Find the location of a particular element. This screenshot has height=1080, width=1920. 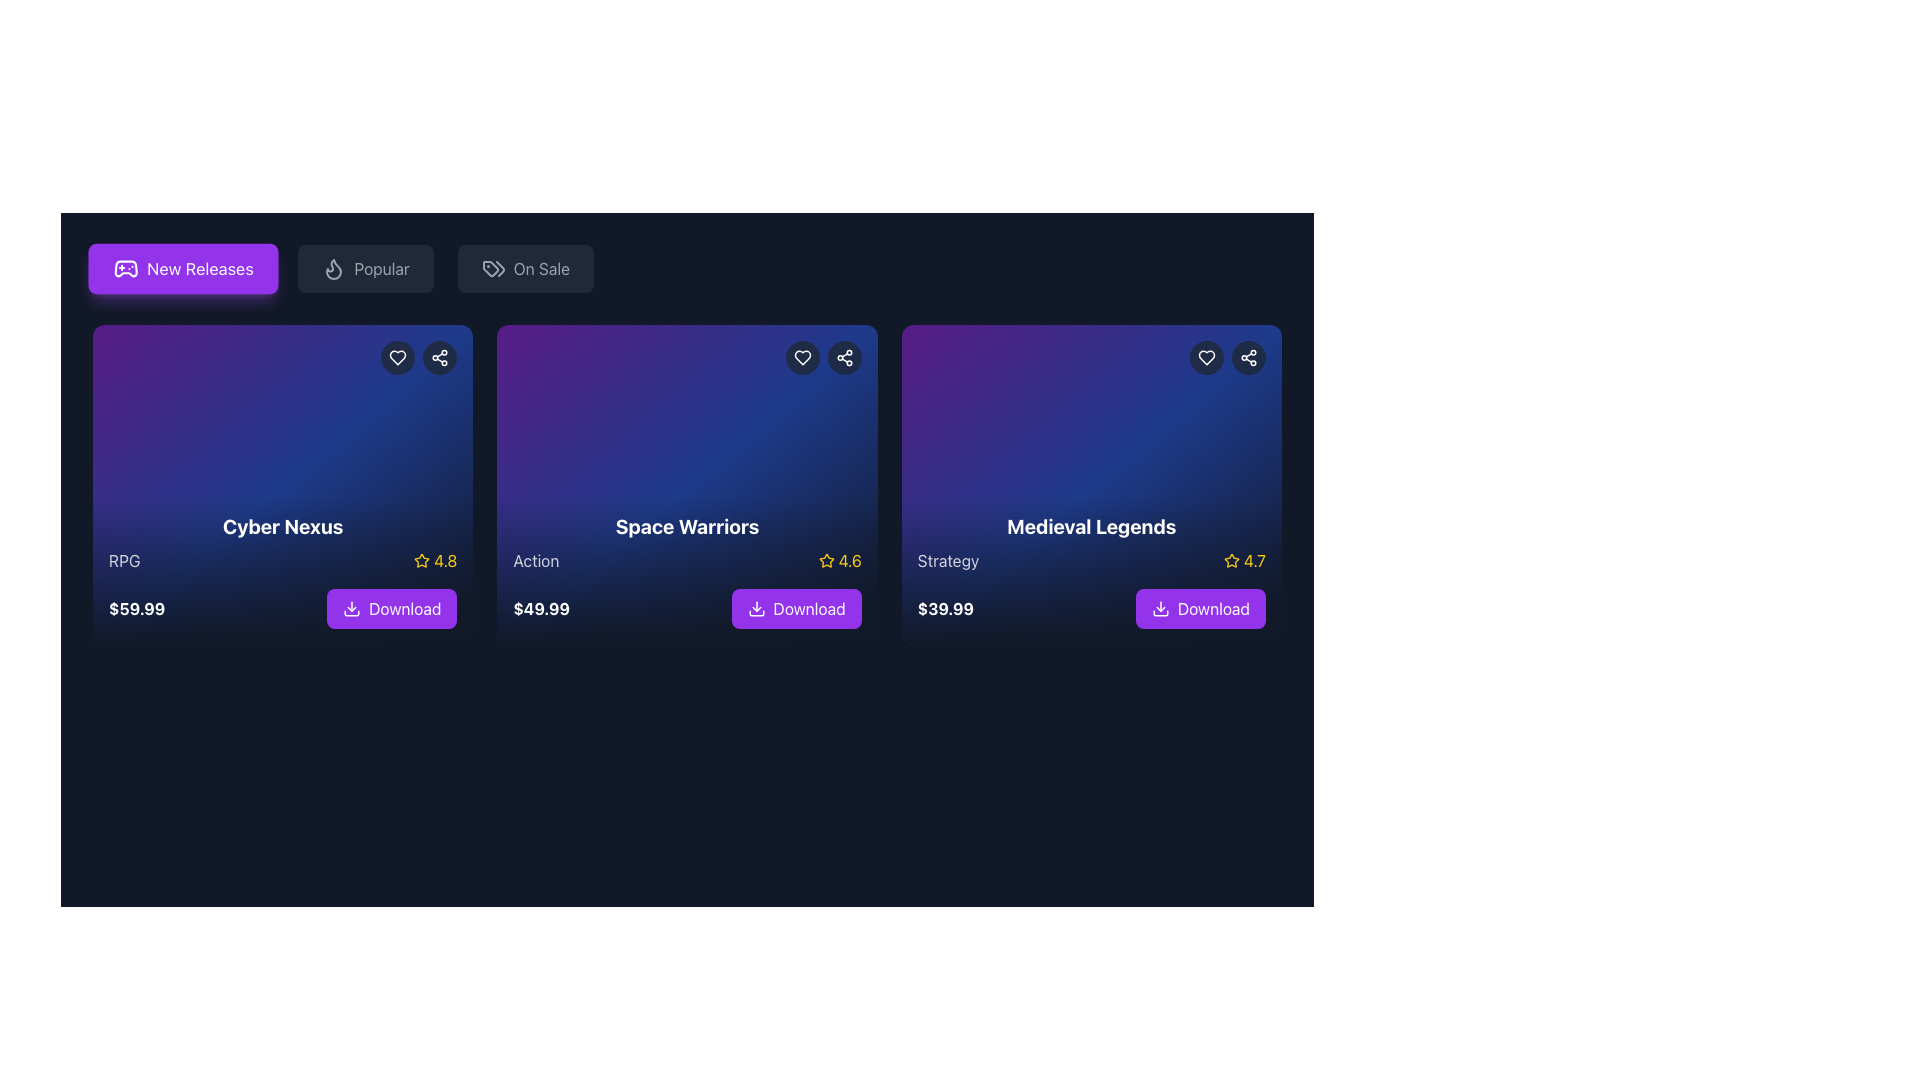

the heart-shaped icon in the top-right corner of the 'Space Warriors' card to favorite the item is located at coordinates (802, 357).